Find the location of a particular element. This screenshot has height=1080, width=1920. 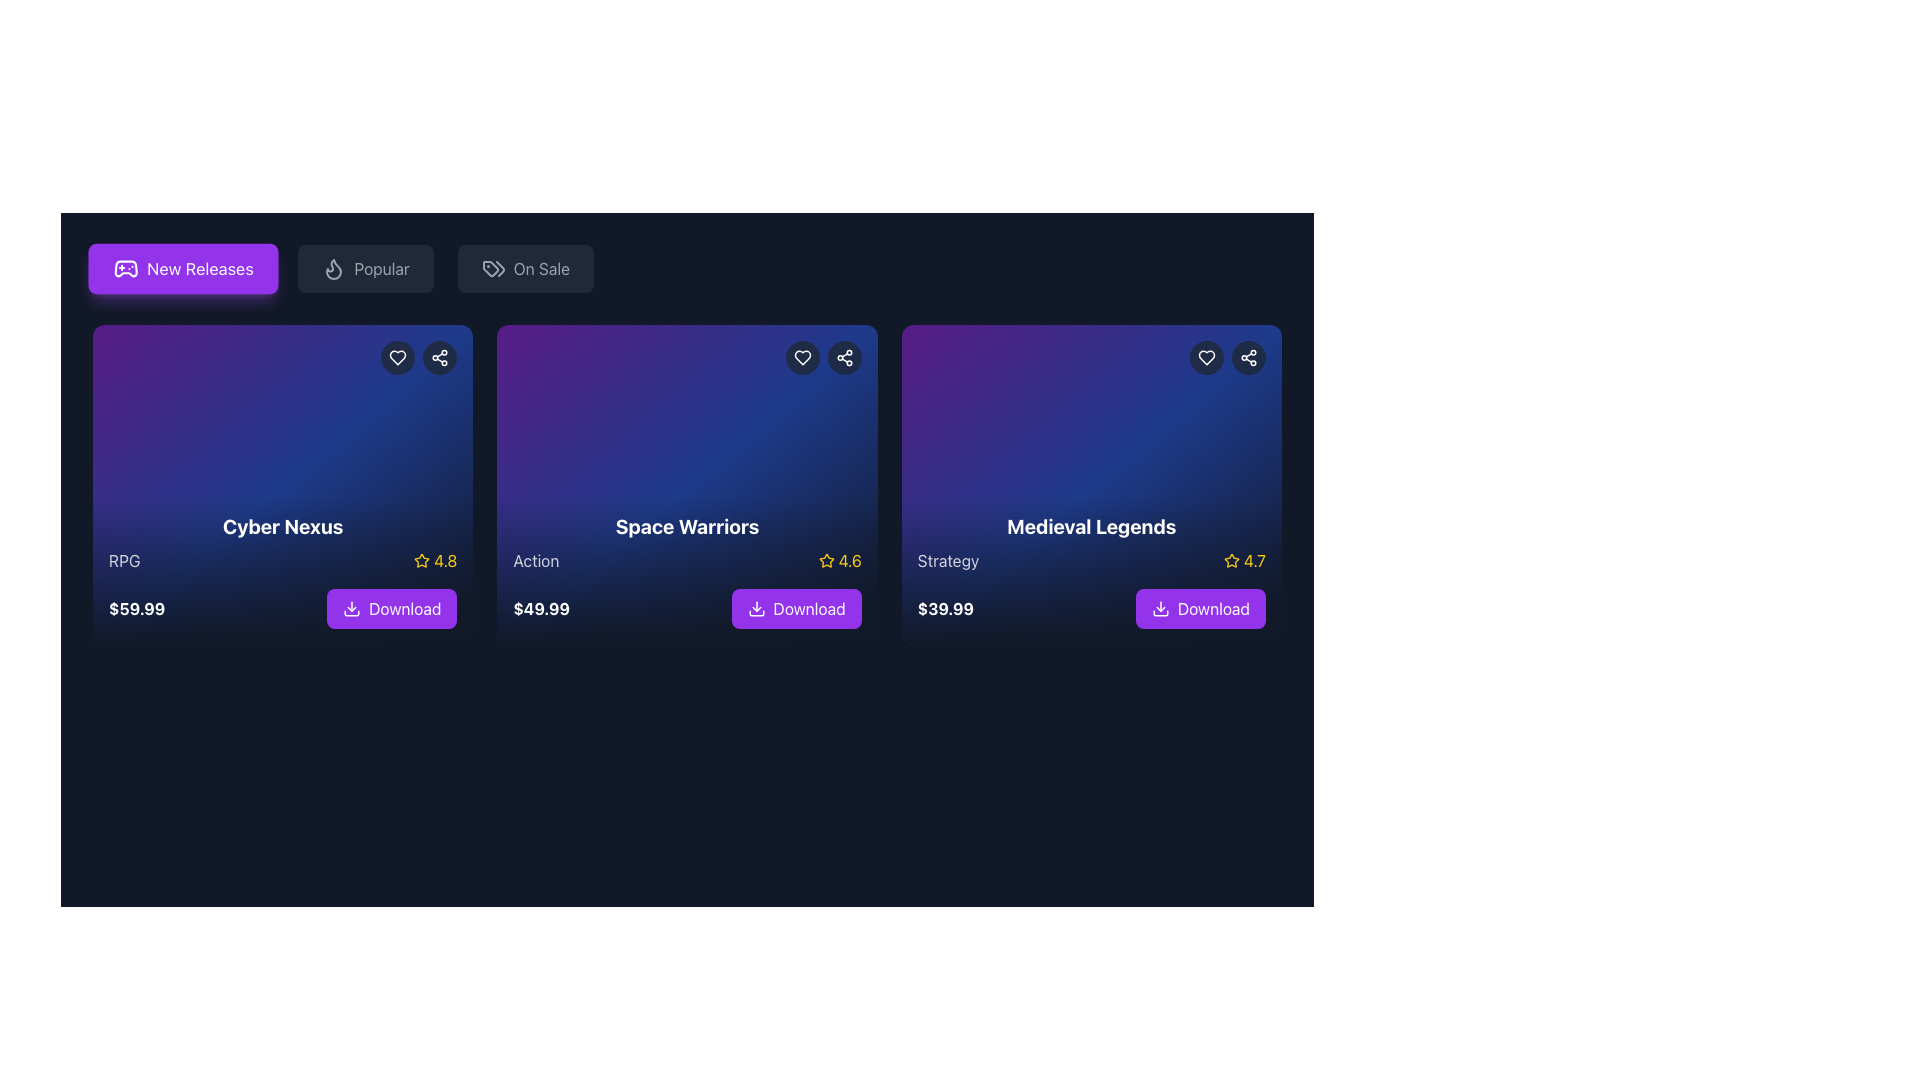

the heart-shaped icon in the top-right corner of the 'Space Warriors' card to favorite the item is located at coordinates (802, 357).